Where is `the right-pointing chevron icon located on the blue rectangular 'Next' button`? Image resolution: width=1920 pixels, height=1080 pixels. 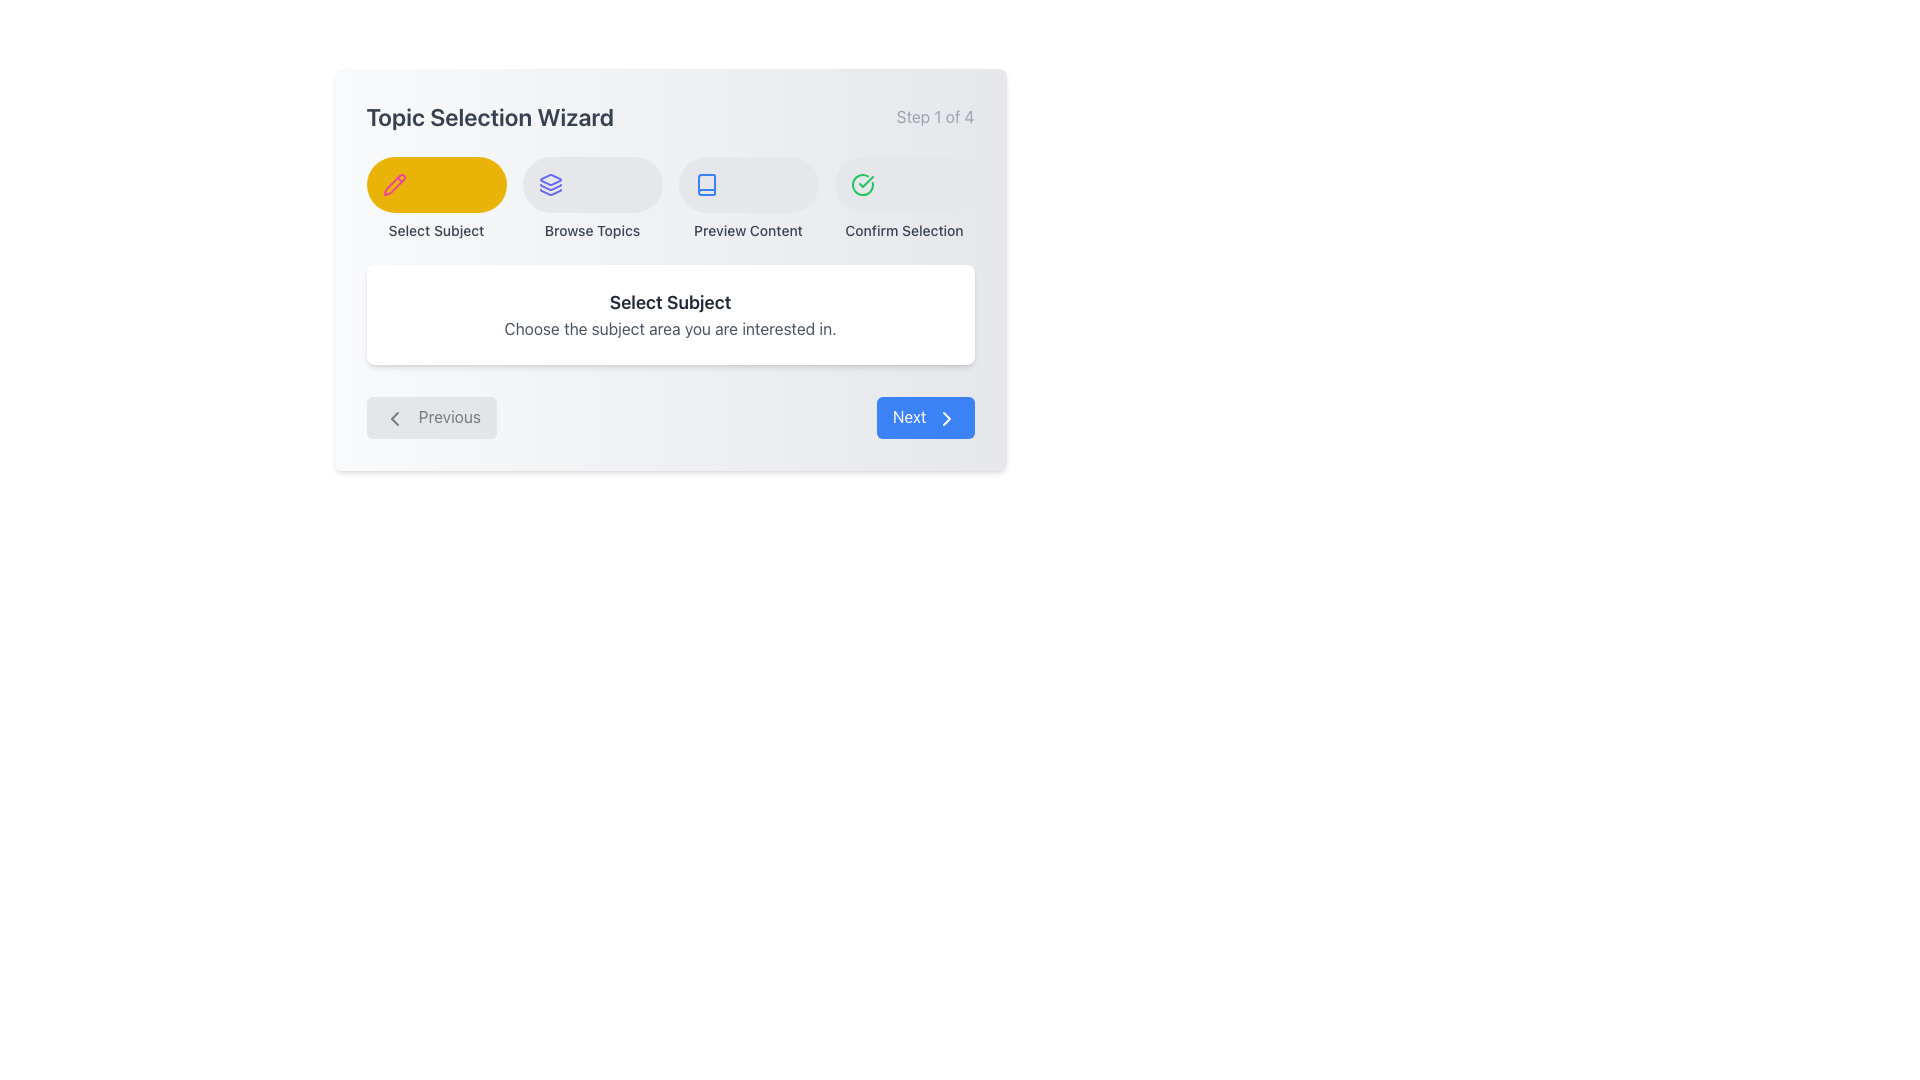
the right-pointing chevron icon located on the blue rectangular 'Next' button is located at coordinates (945, 417).